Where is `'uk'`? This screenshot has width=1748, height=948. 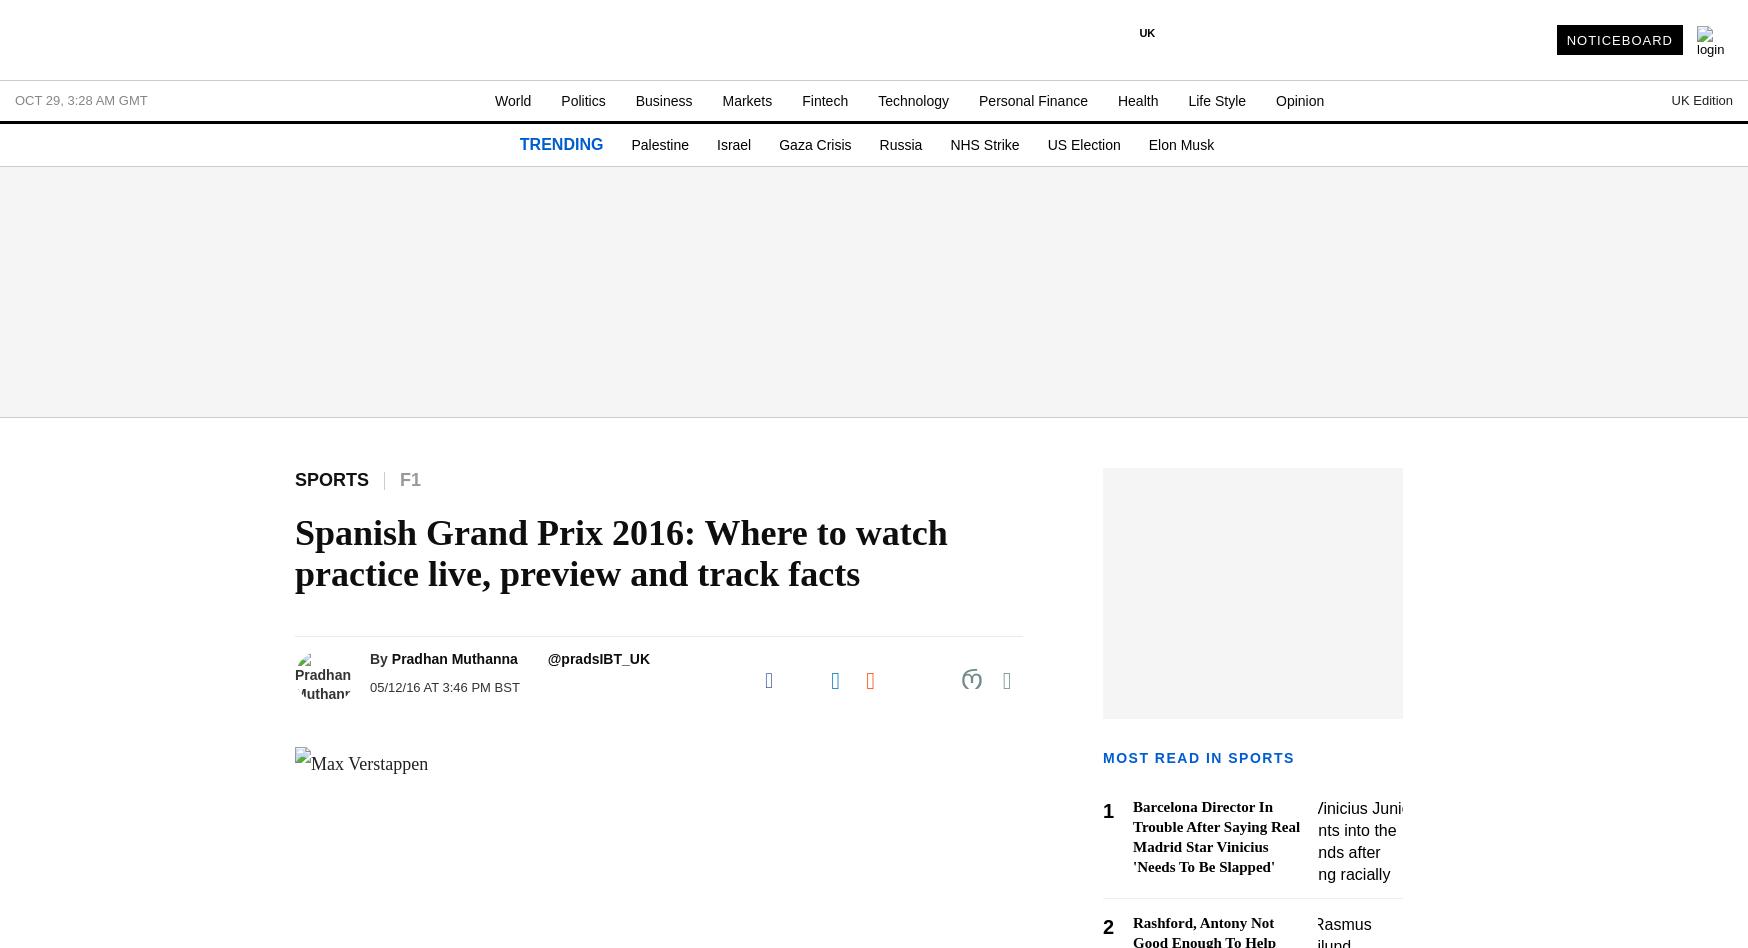 'uk' is located at coordinates (1147, 32).